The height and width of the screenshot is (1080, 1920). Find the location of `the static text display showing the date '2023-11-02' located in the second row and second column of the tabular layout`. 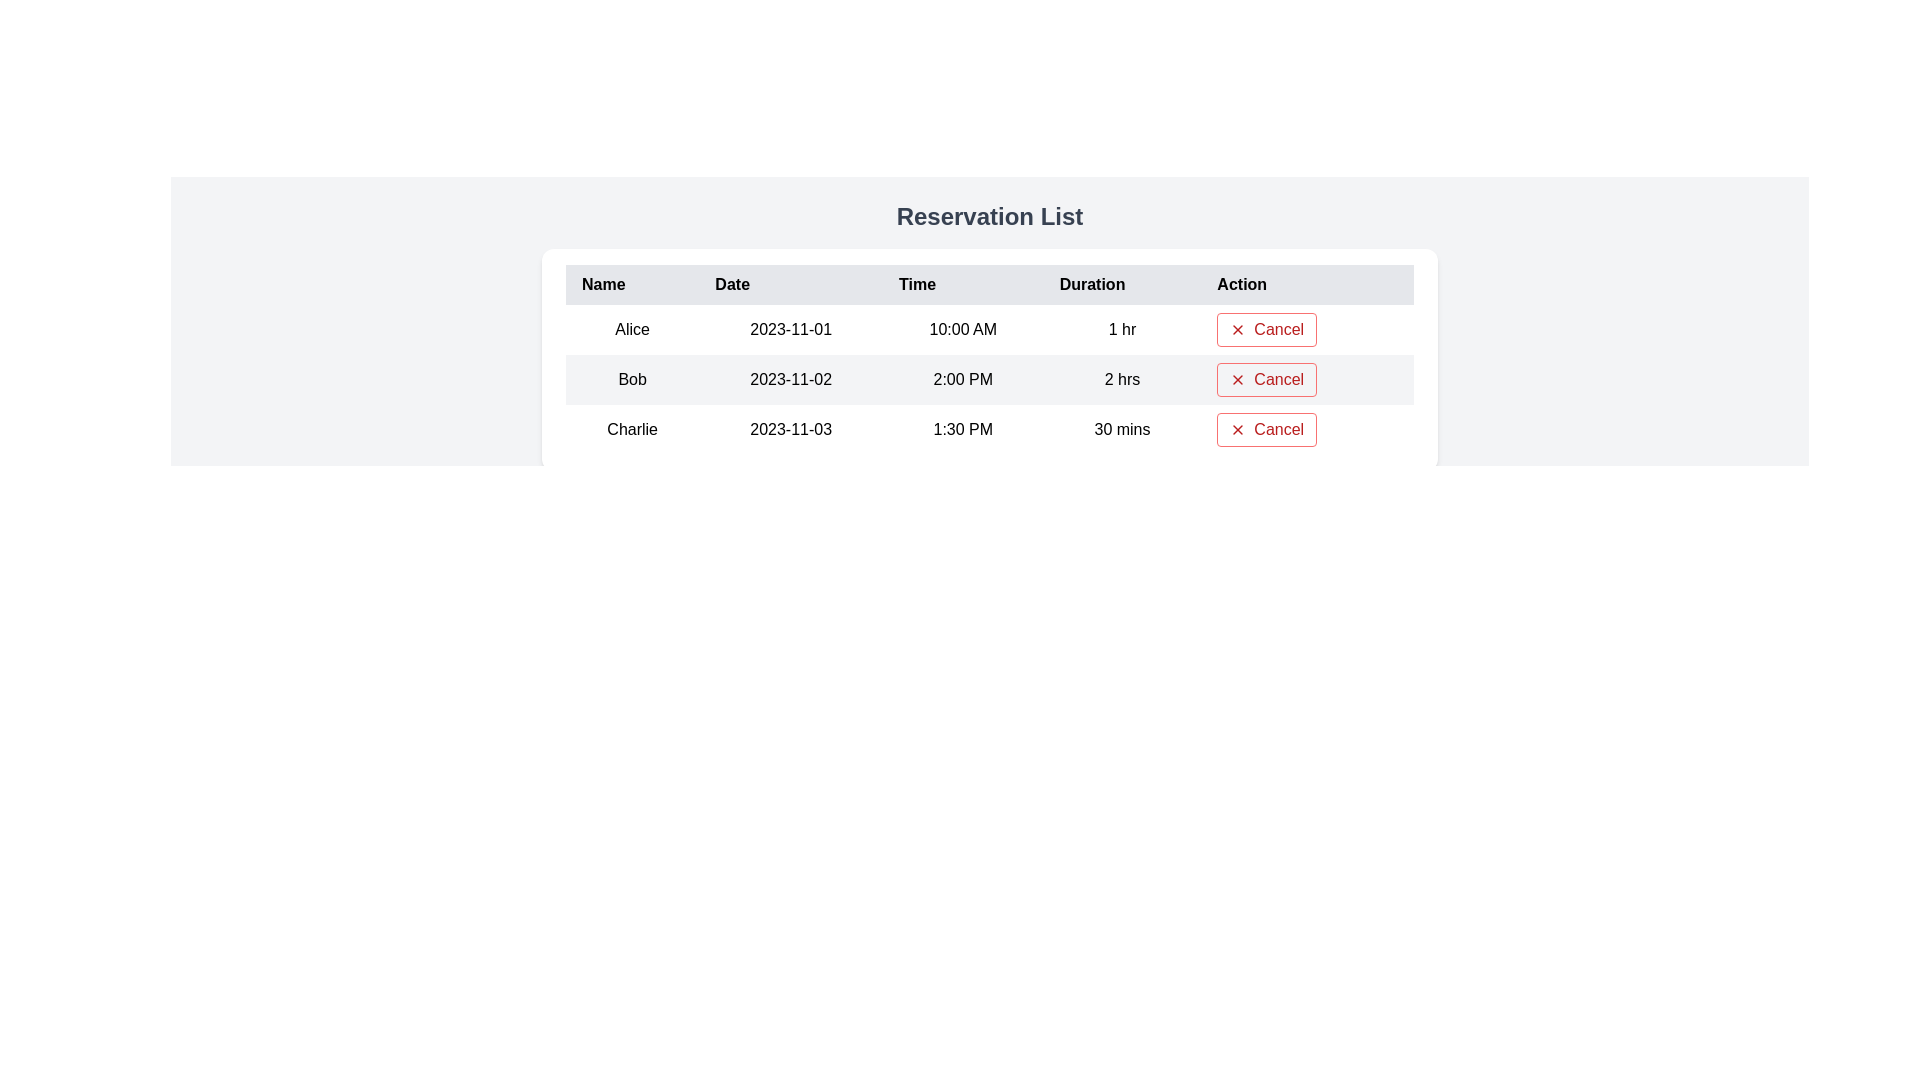

the static text display showing the date '2023-11-02' located in the second row and second column of the tabular layout is located at coordinates (790, 380).